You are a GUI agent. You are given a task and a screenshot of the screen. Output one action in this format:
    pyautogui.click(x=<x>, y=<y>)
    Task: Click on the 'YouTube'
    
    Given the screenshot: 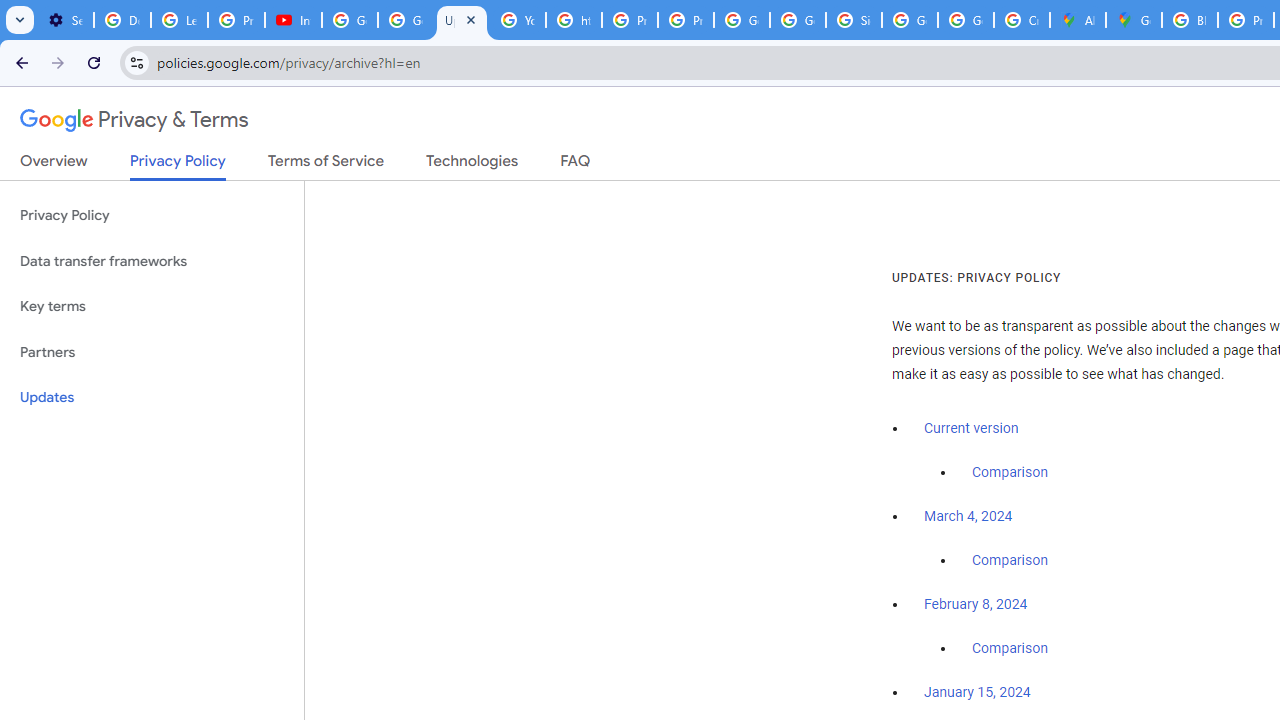 What is the action you would take?
    pyautogui.click(x=518, y=20)
    